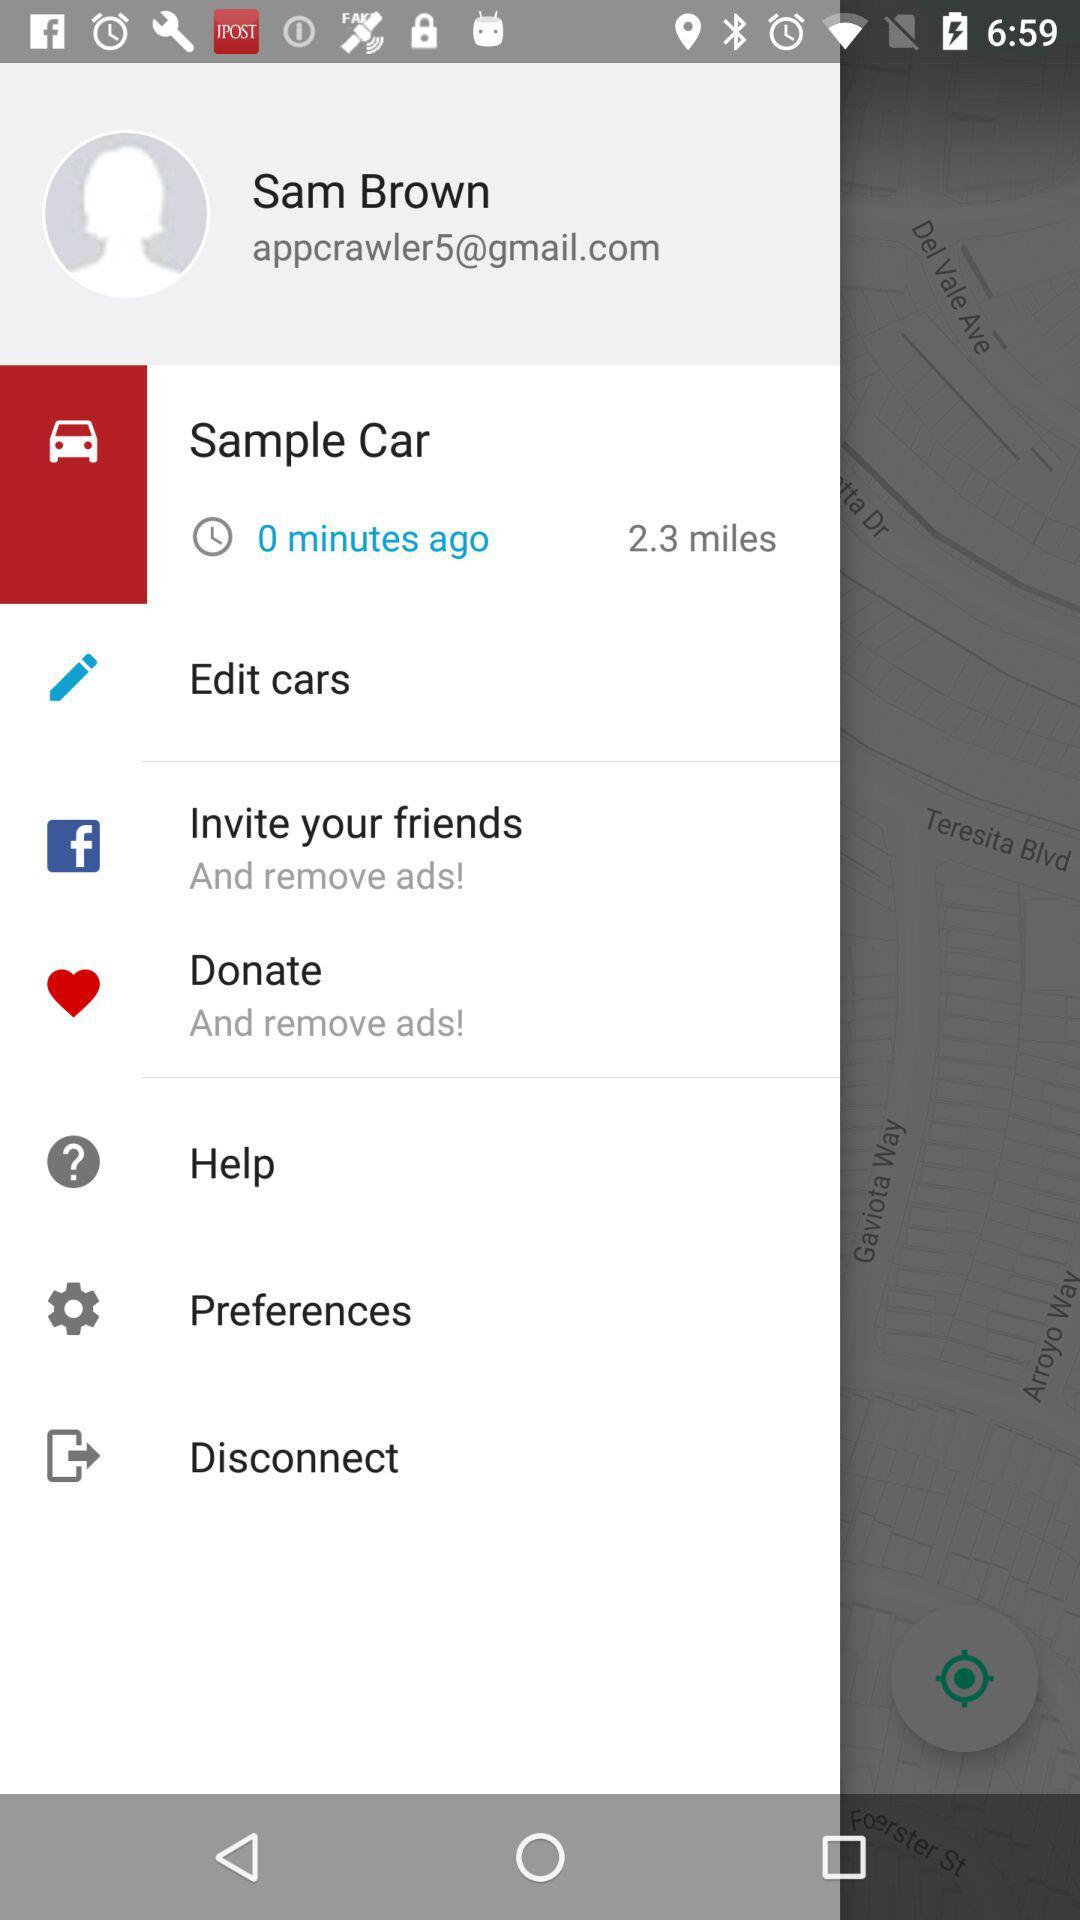 This screenshot has height=1920, width=1080. What do you see at coordinates (963, 1678) in the screenshot?
I see `the location_crosshair icon` at bounding box center [963, 1678].